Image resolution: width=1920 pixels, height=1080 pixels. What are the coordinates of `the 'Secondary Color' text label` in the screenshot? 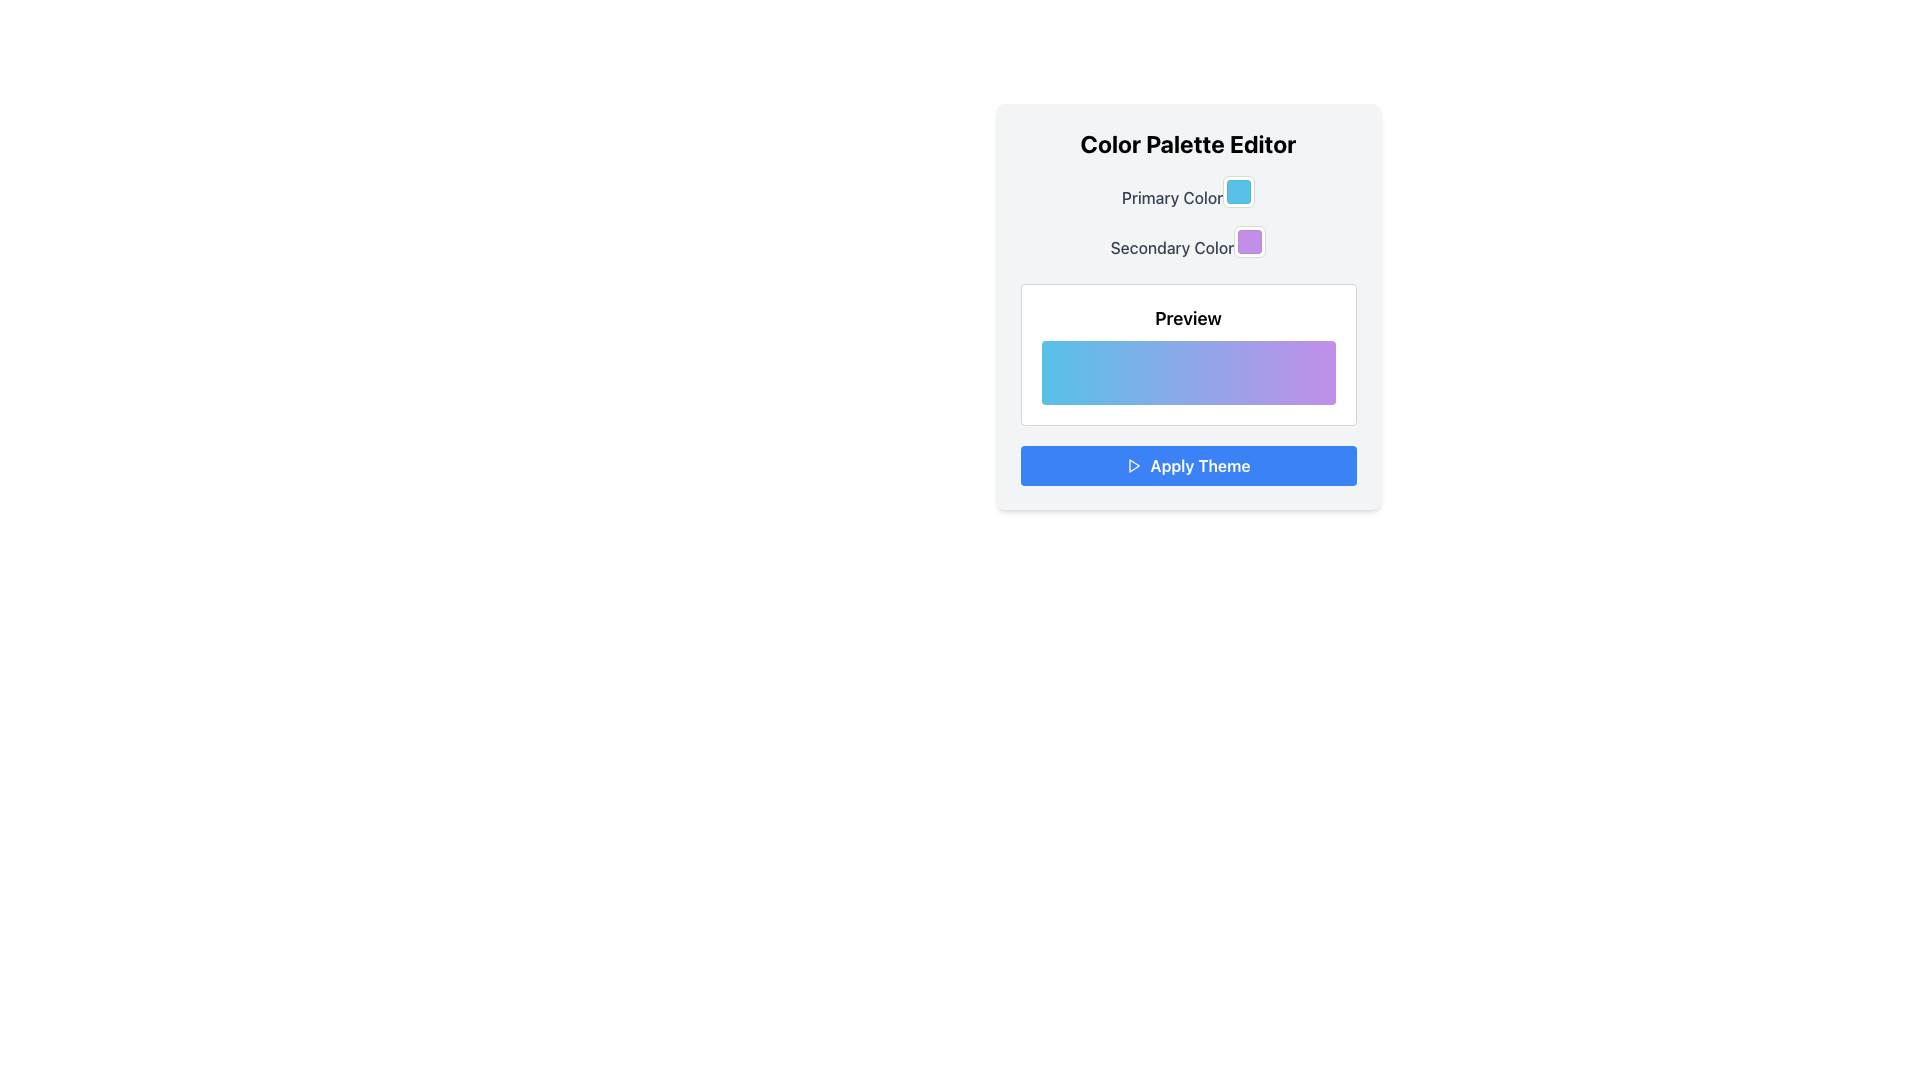 It's located at (1188, 242).